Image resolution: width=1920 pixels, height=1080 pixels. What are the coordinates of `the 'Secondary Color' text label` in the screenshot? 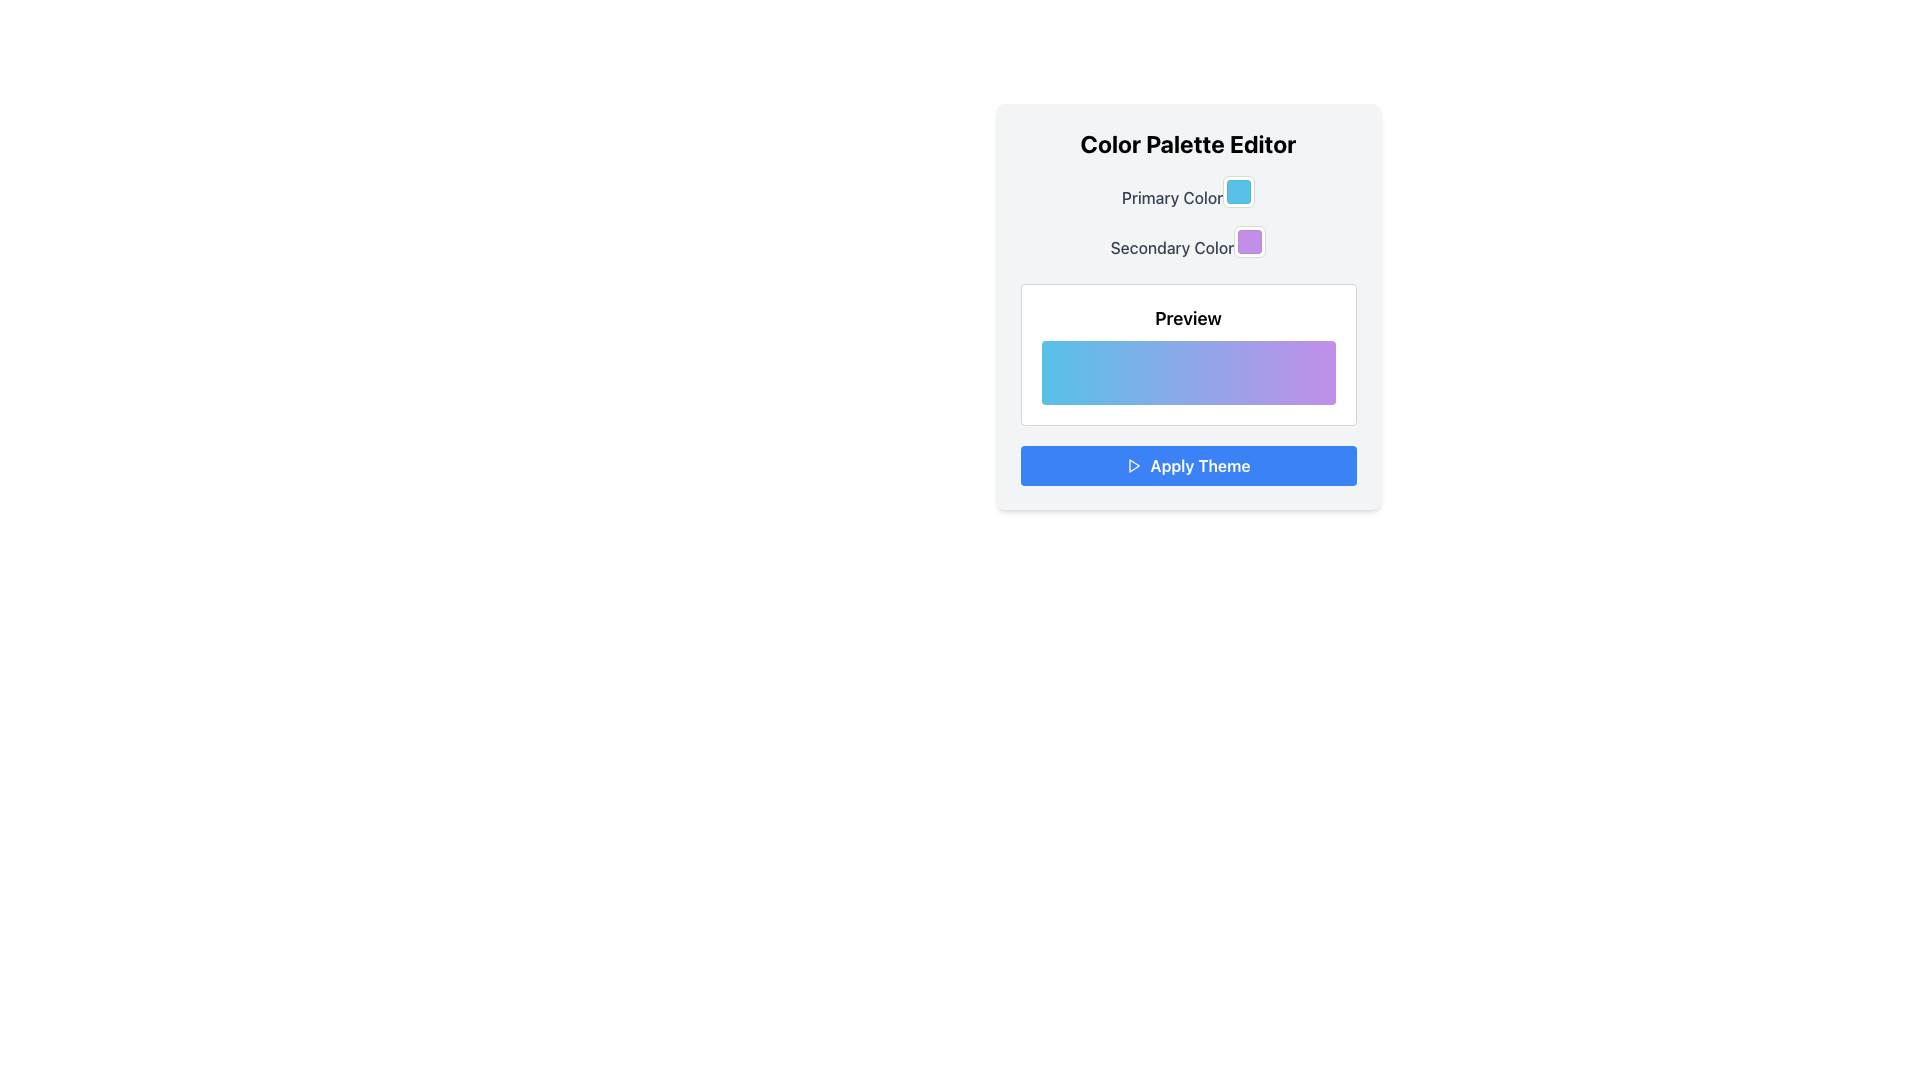 It's located at (1188, 242).